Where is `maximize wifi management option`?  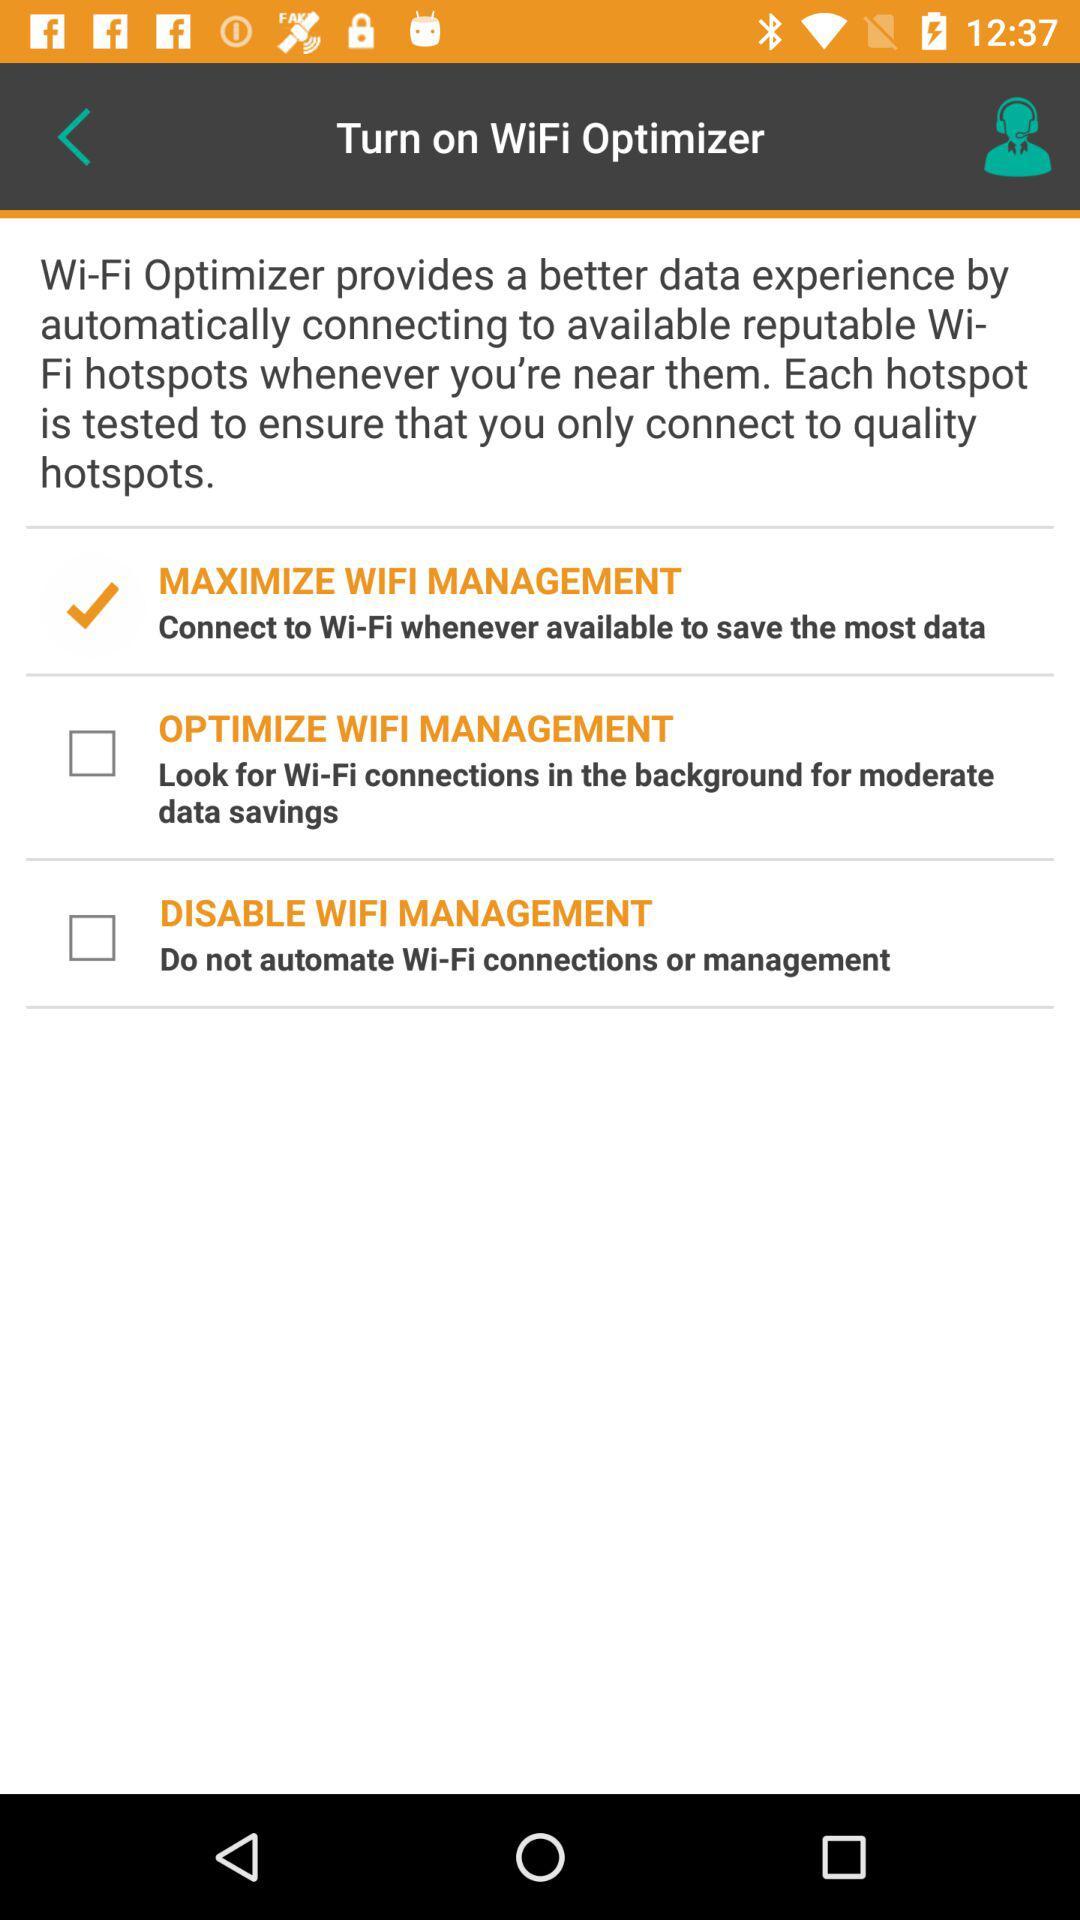 maximize wifi management option is located at coordinates (92, 604).